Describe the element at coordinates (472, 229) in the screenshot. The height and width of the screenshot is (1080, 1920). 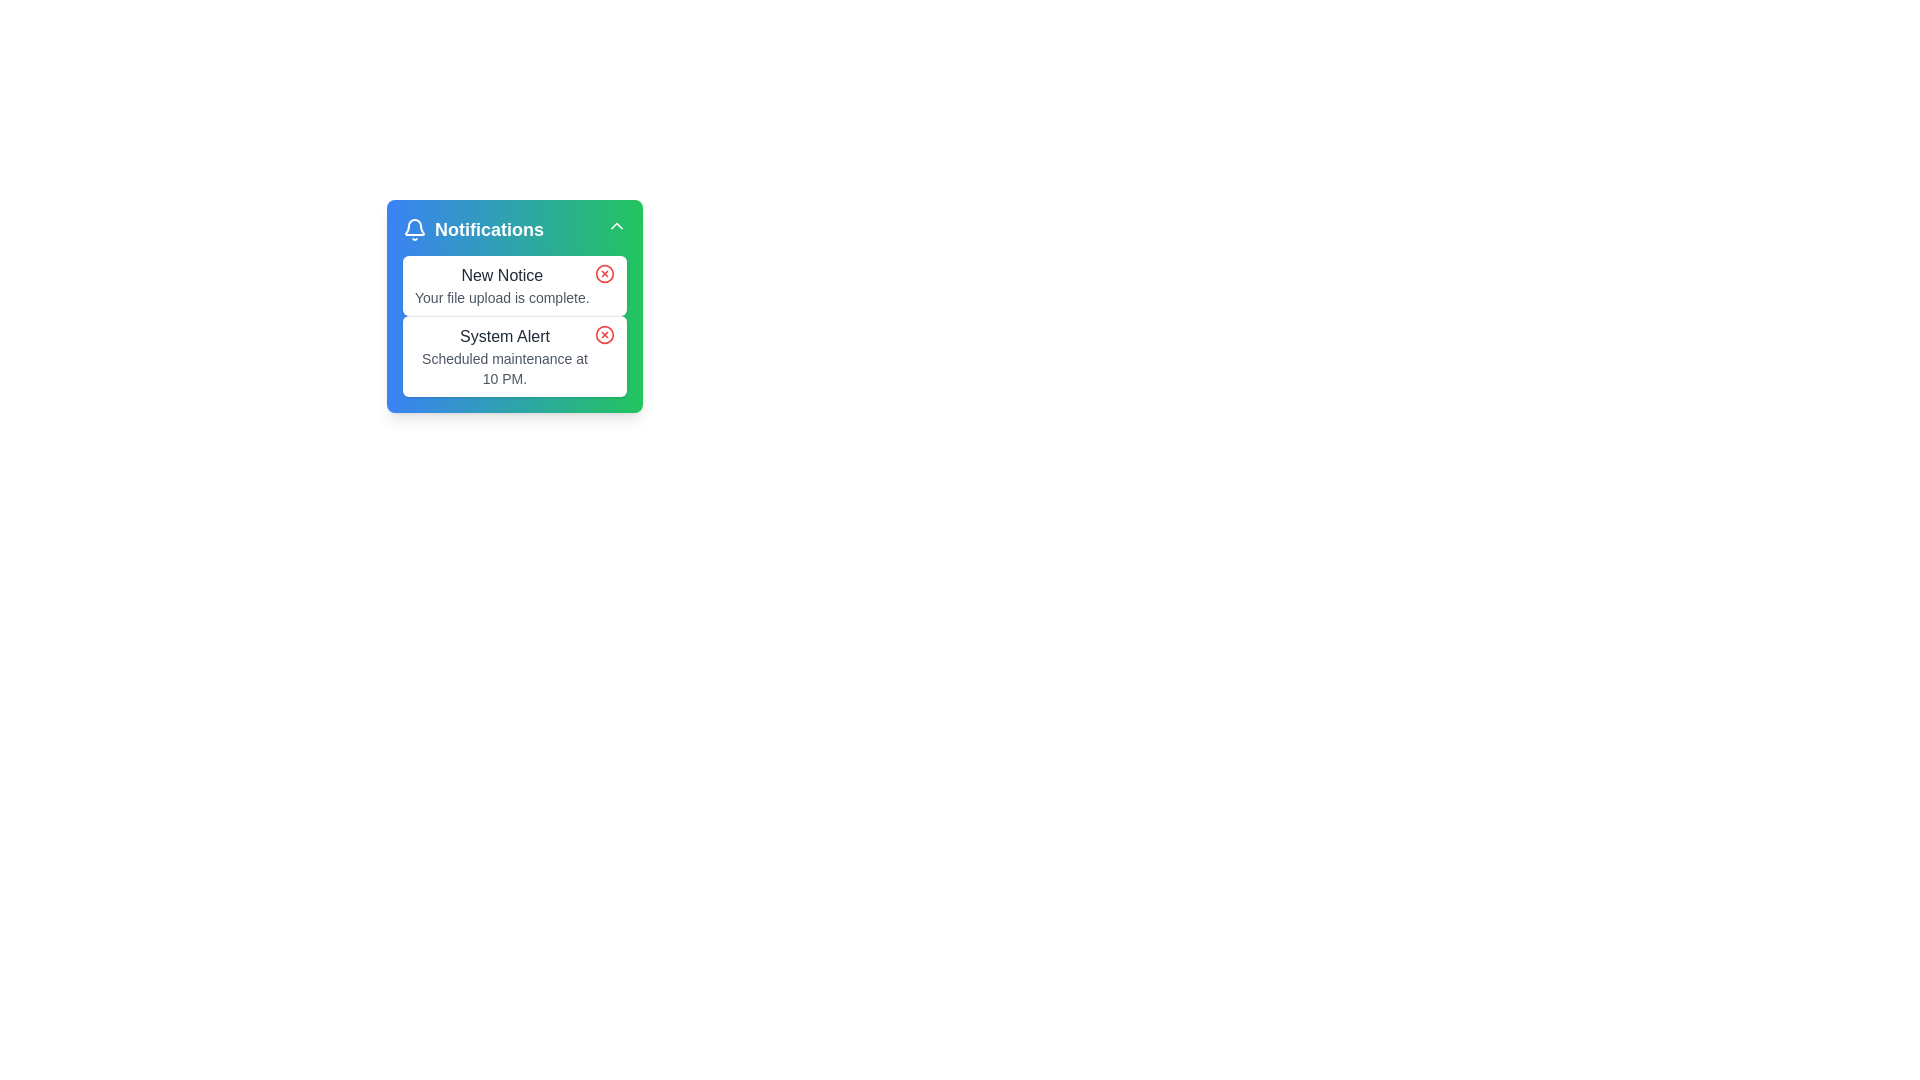
I see `the 'Notifications' label, which features a notification bell icon and white text on a gradient background from blue to green, located in the top-left section of the notification card` at that location.